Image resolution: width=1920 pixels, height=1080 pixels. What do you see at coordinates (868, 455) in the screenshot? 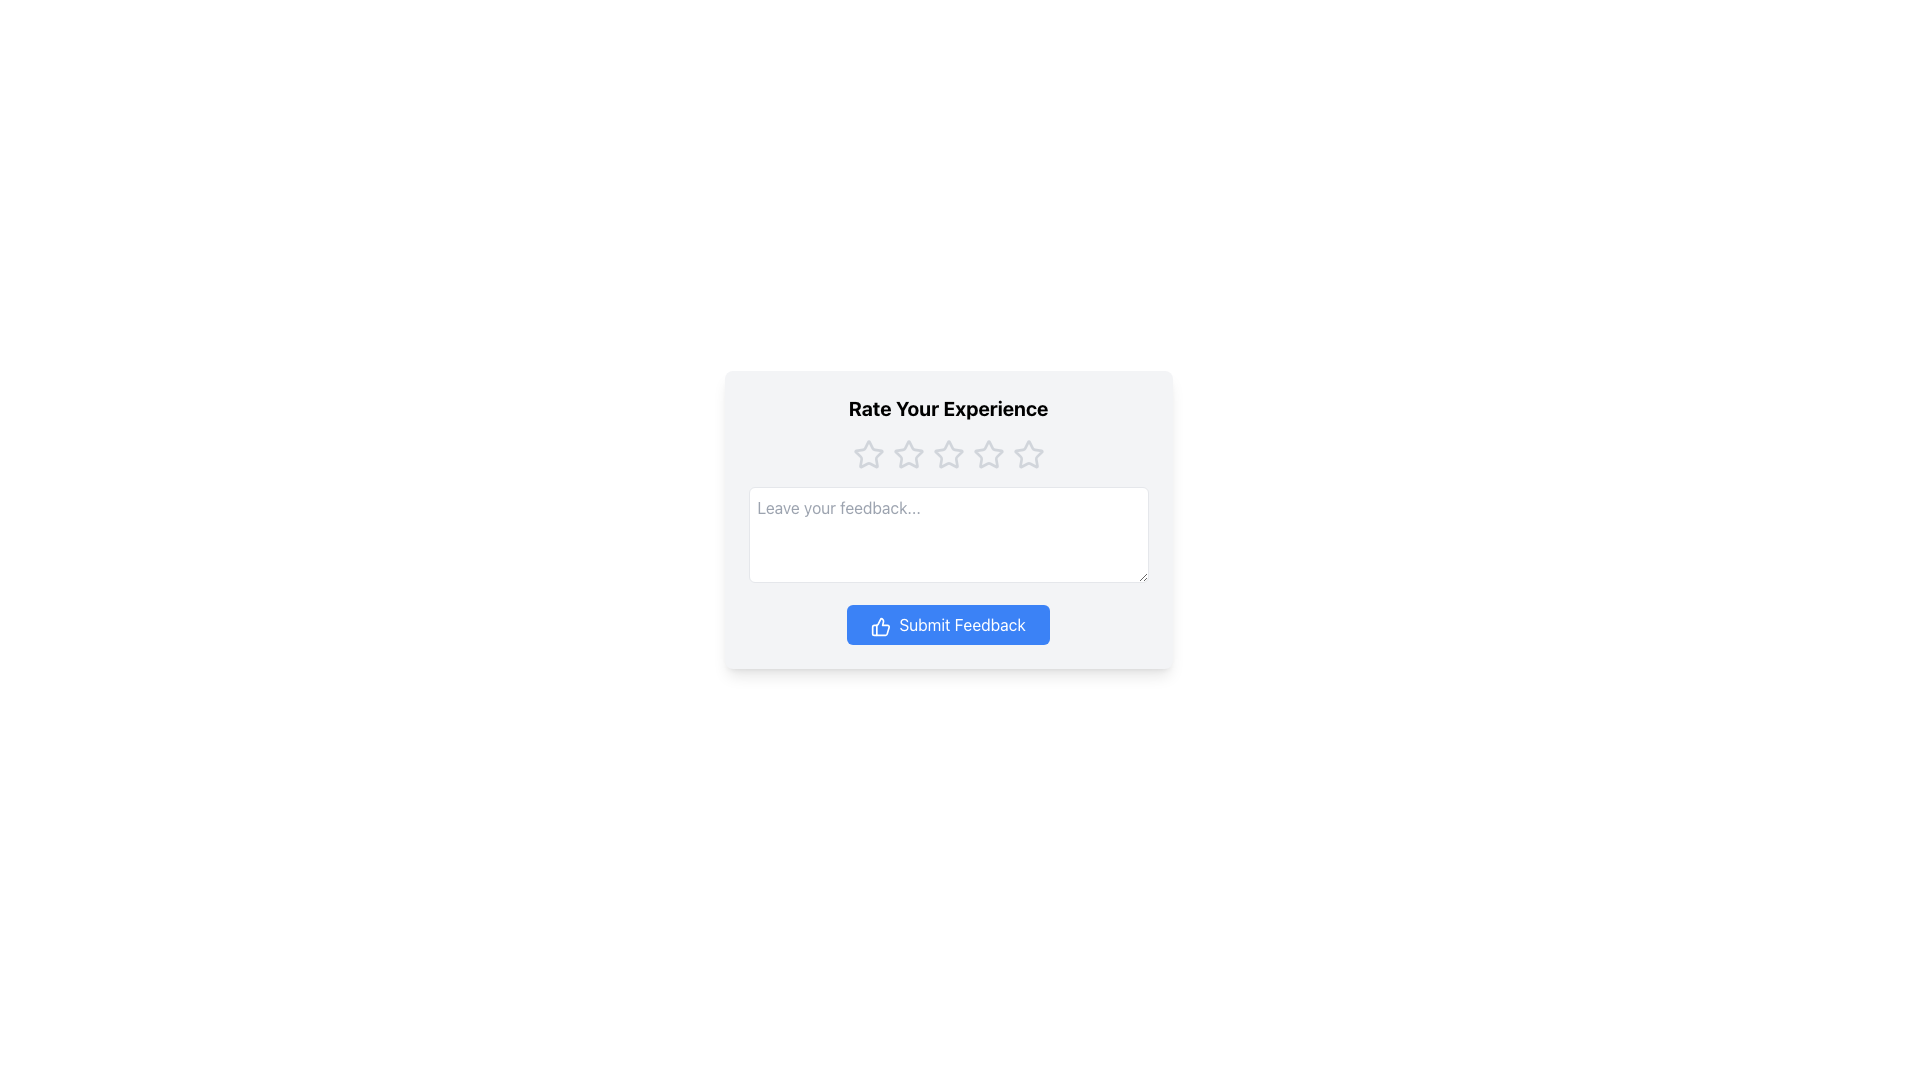
I see `the leftmost star icon in the ratings section, which is outlined in gray and represents a rating` at bounding box center [868, 455].